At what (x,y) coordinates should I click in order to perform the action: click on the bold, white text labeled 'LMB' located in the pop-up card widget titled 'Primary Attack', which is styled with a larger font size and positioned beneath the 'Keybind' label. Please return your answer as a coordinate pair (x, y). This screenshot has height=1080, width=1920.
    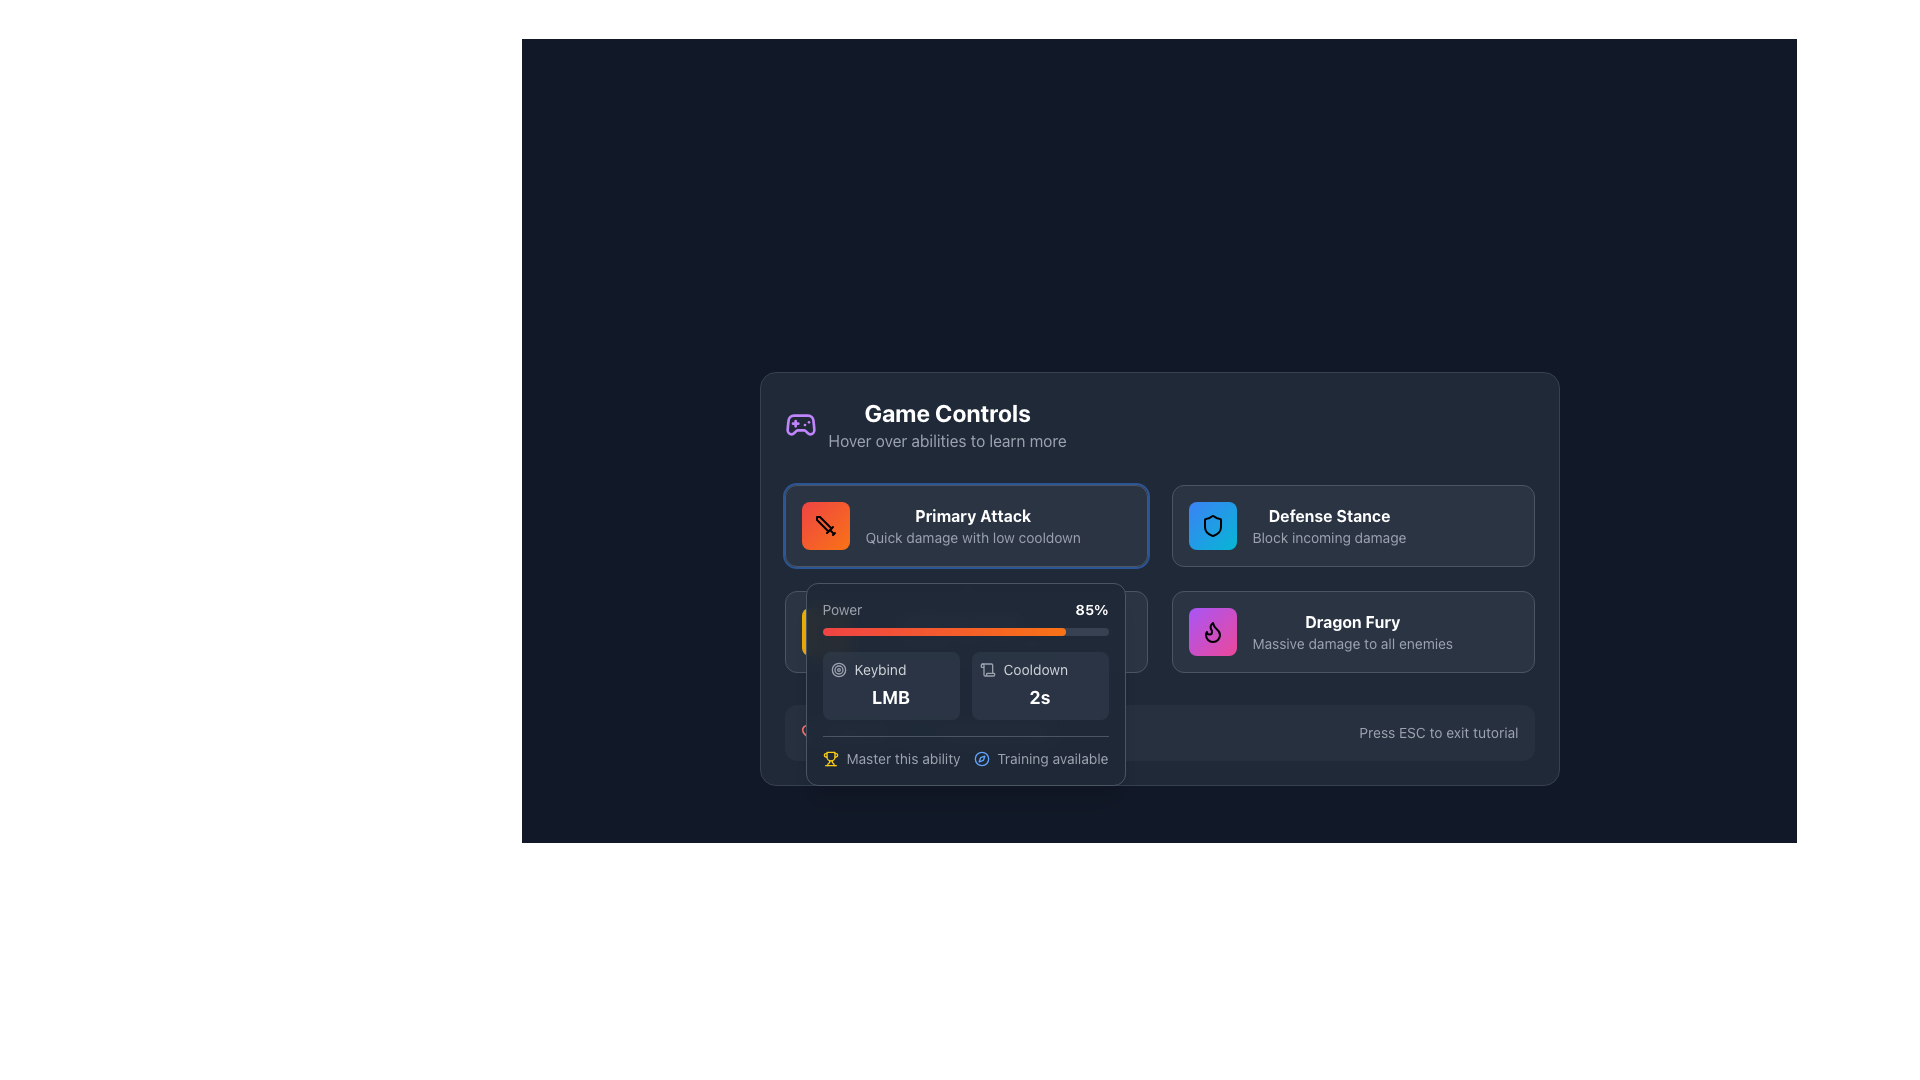
    Looking at the image, I should click on (890, 697).